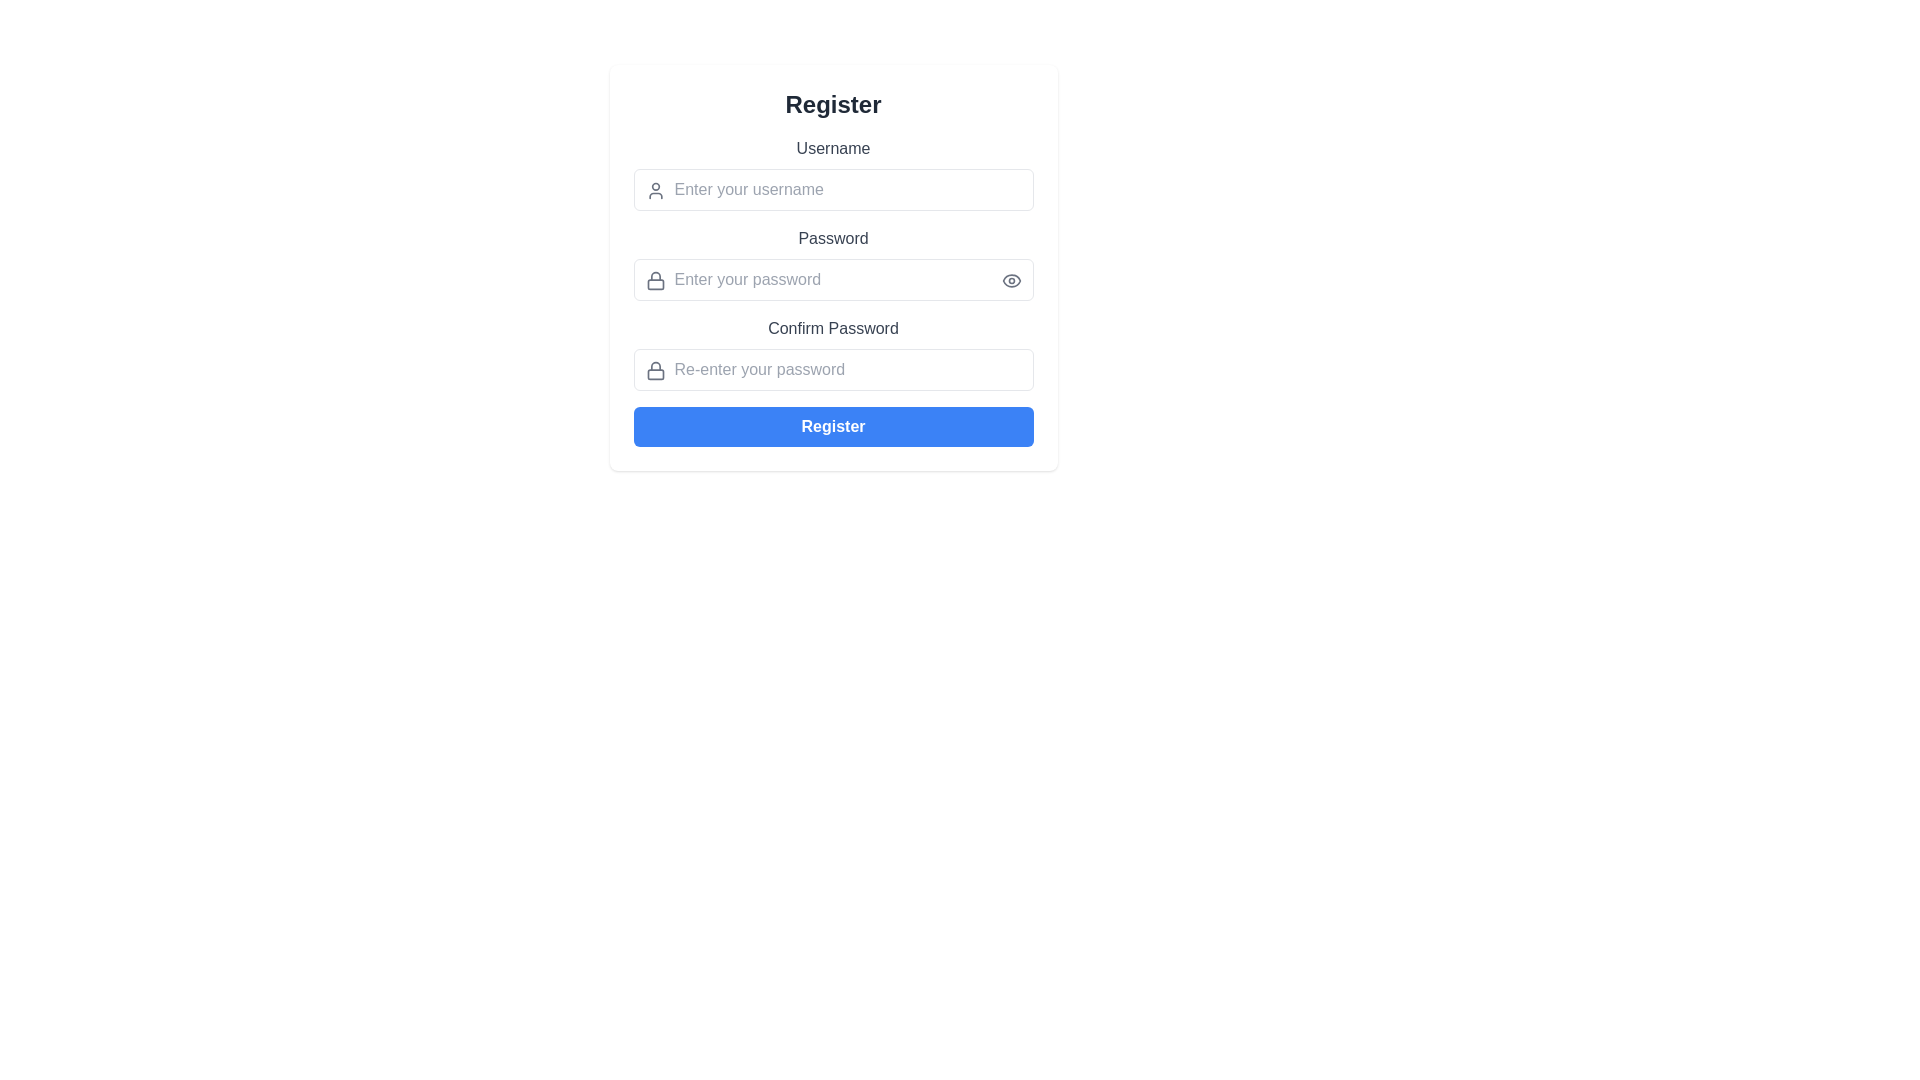  What do you see at coordinates (655, 281) in the screenshot?
I see `the password entry icon located to the left of the password input field, which visually indicates the field's purpose` at bounding box center [655, 281].